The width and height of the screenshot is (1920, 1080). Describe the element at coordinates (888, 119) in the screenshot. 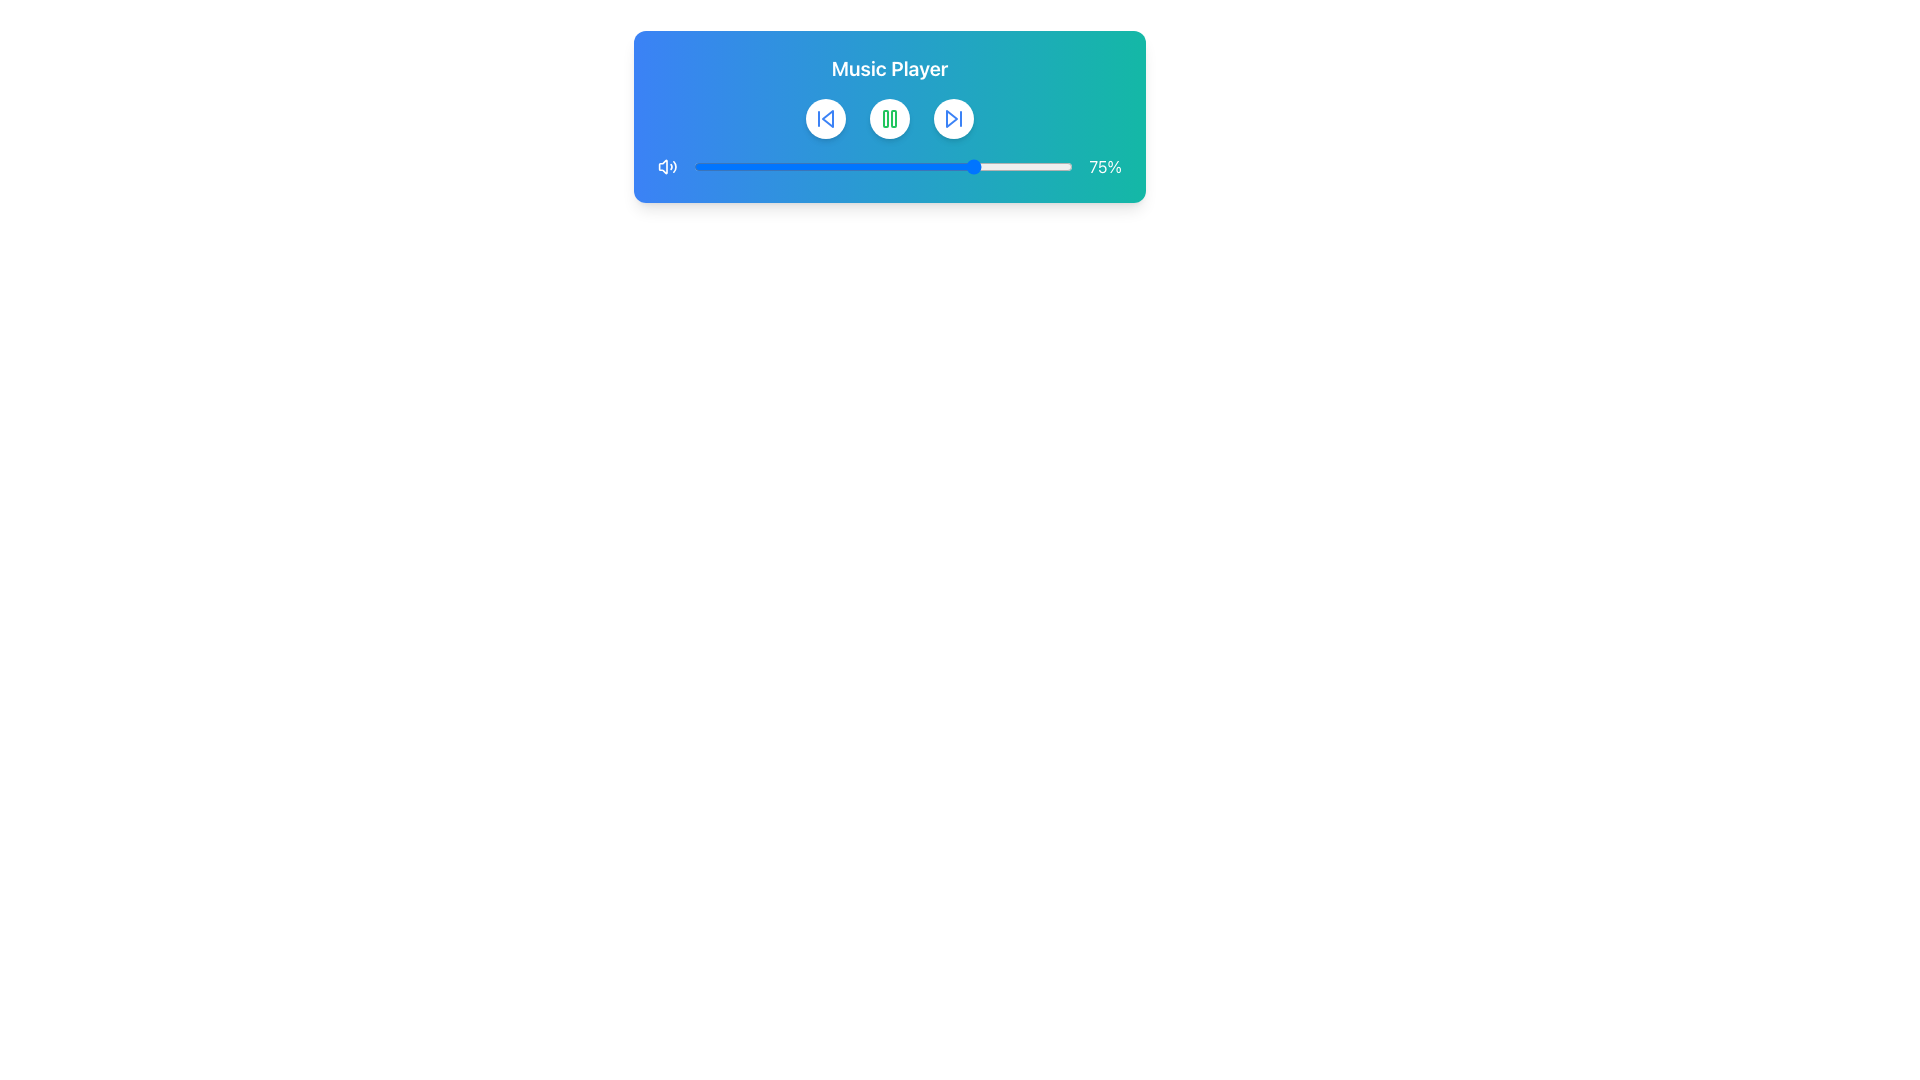

I see `the central pause button in the music player interface` at that location.